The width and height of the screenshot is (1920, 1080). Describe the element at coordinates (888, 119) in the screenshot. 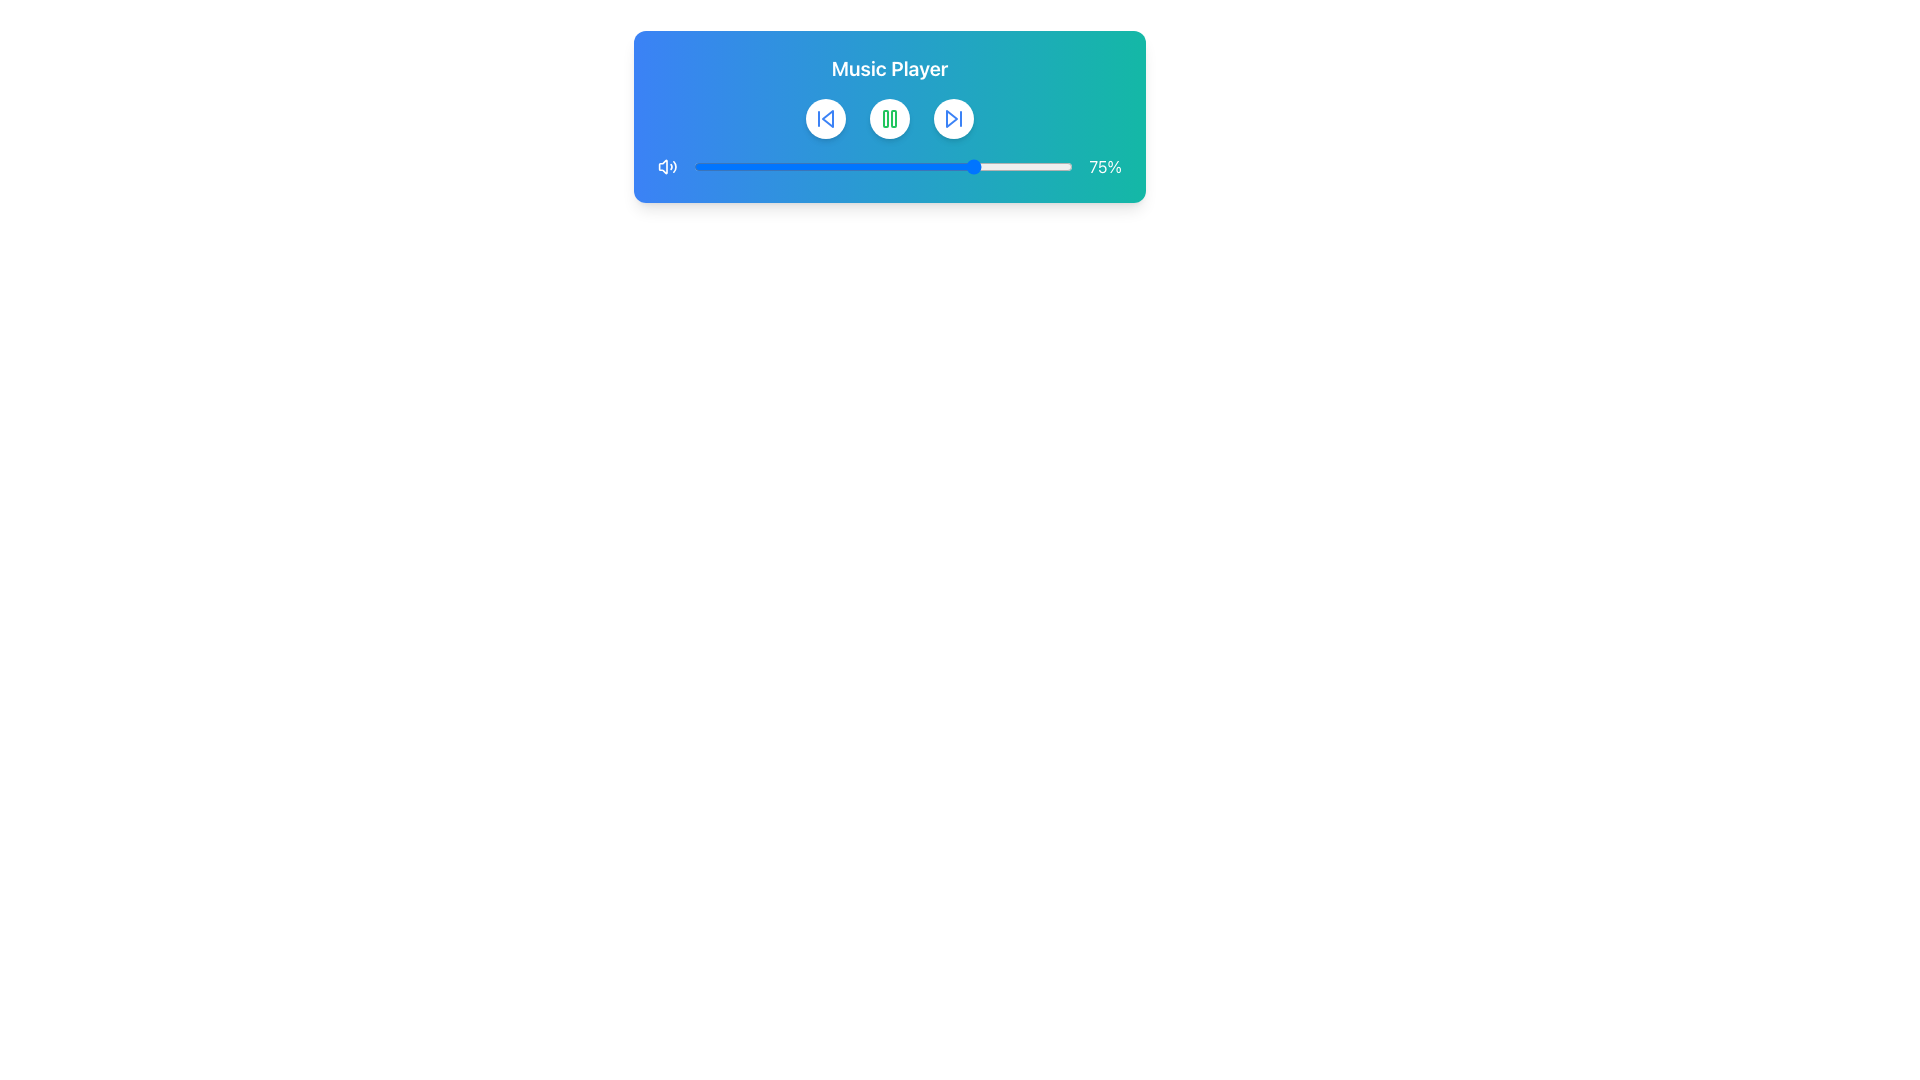

I see `the central pause button in the music player interface` at that location.